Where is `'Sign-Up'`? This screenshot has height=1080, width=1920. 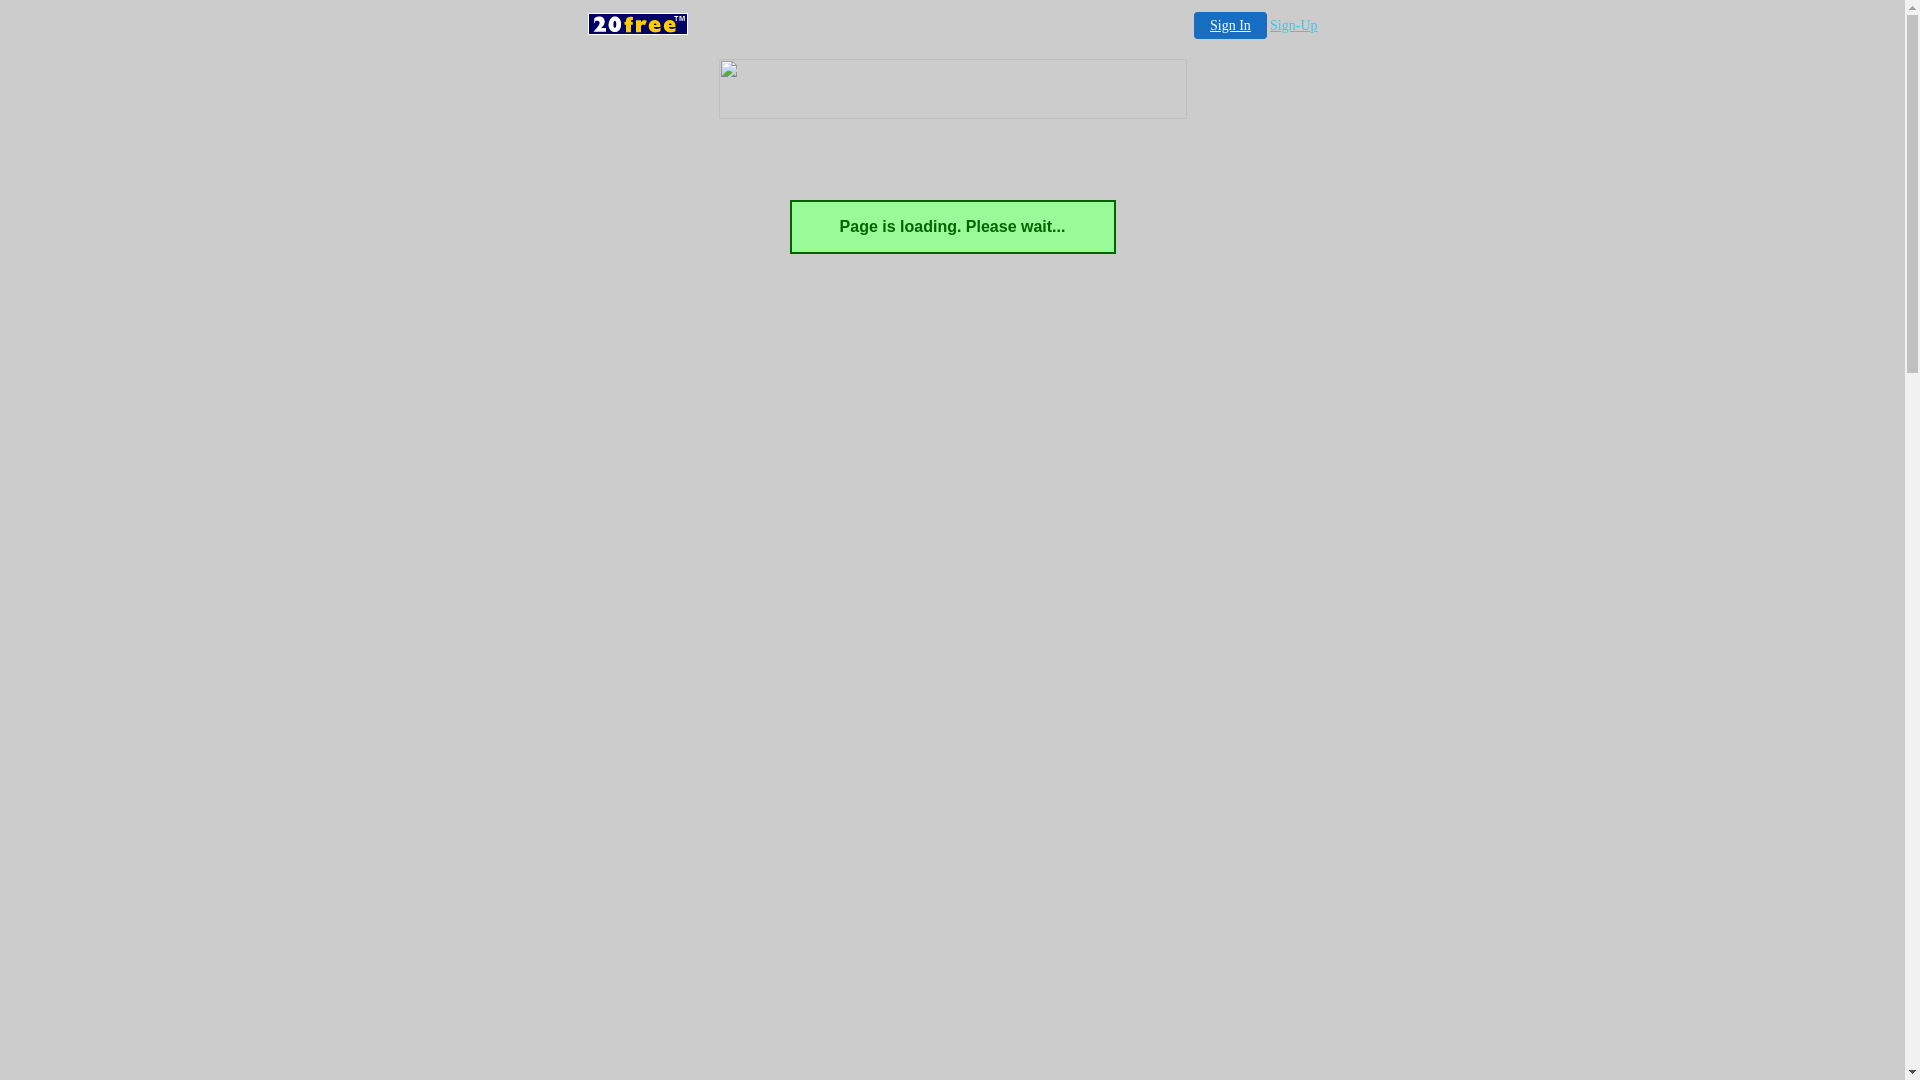
'Sign-Up' is located at coordinates (1293, 25).